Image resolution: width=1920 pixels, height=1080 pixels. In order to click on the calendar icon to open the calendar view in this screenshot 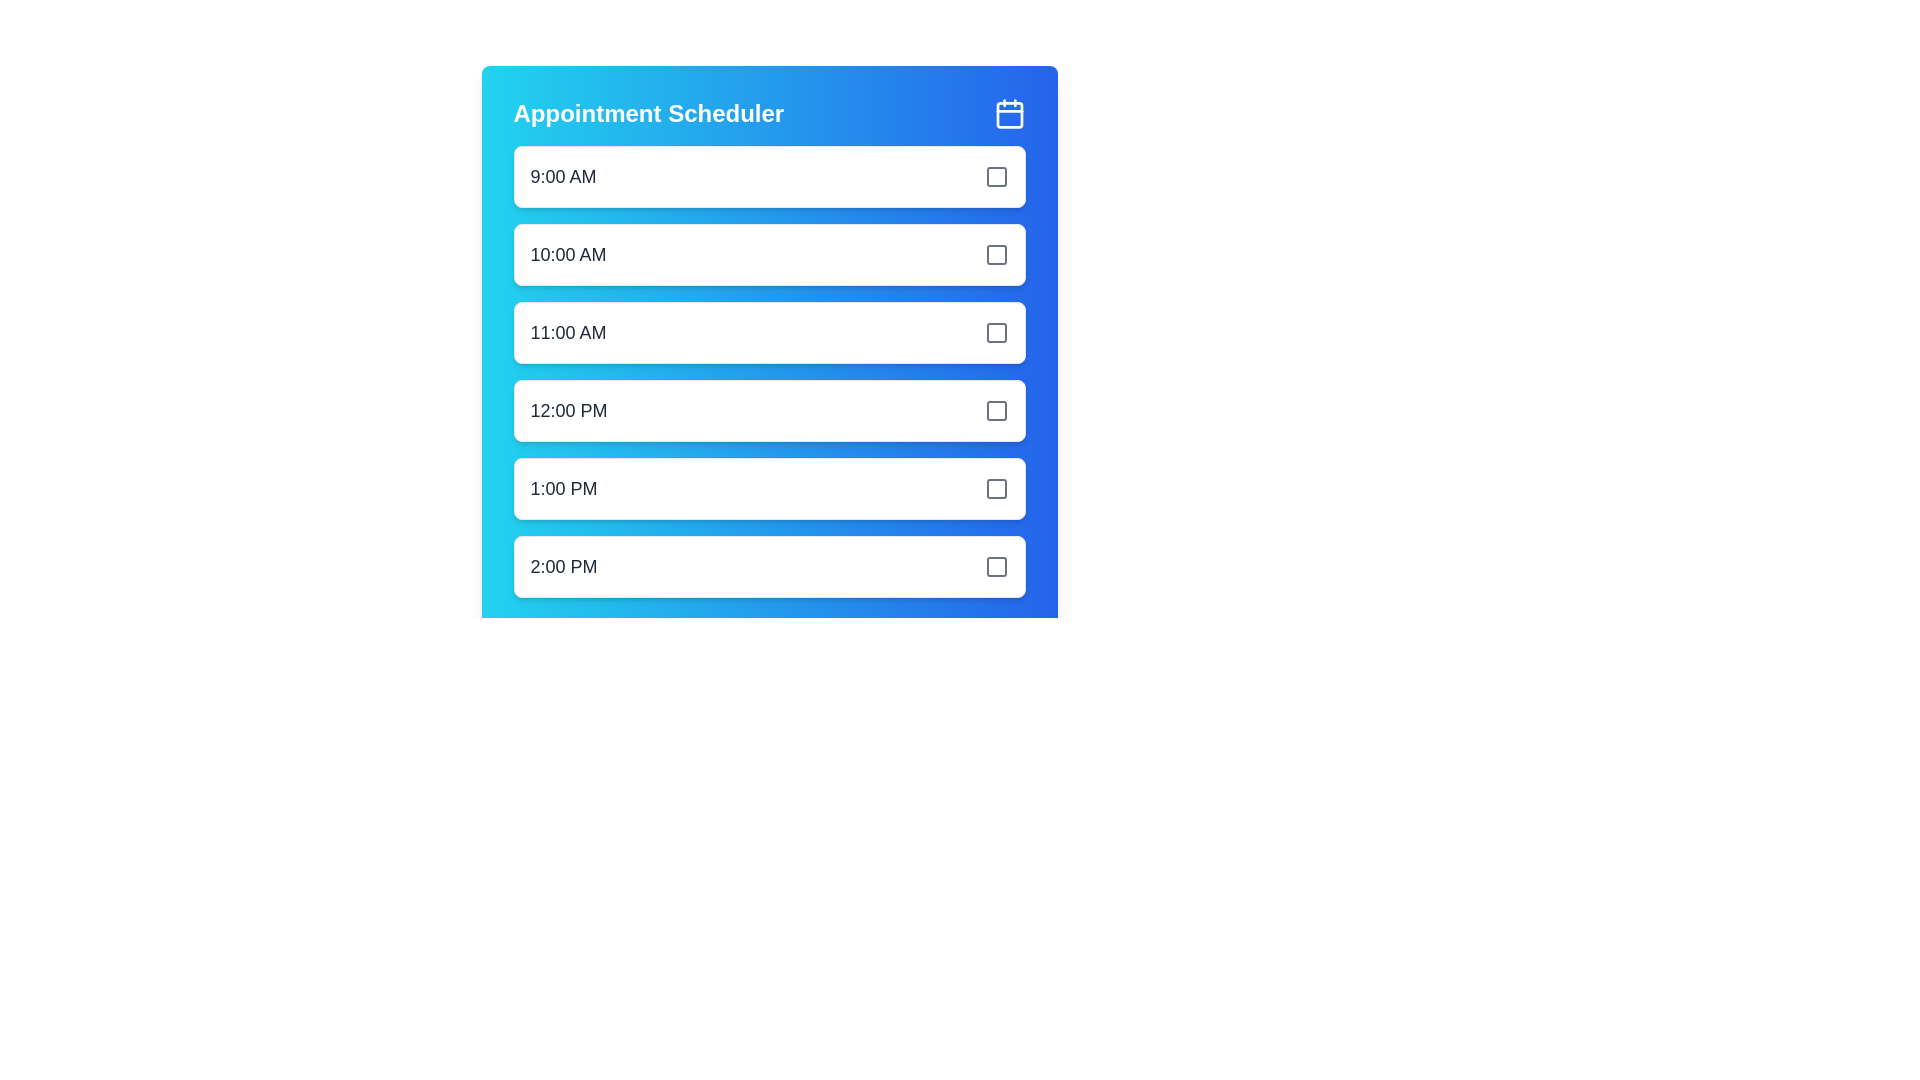, I will do `click(1009, 114)`.